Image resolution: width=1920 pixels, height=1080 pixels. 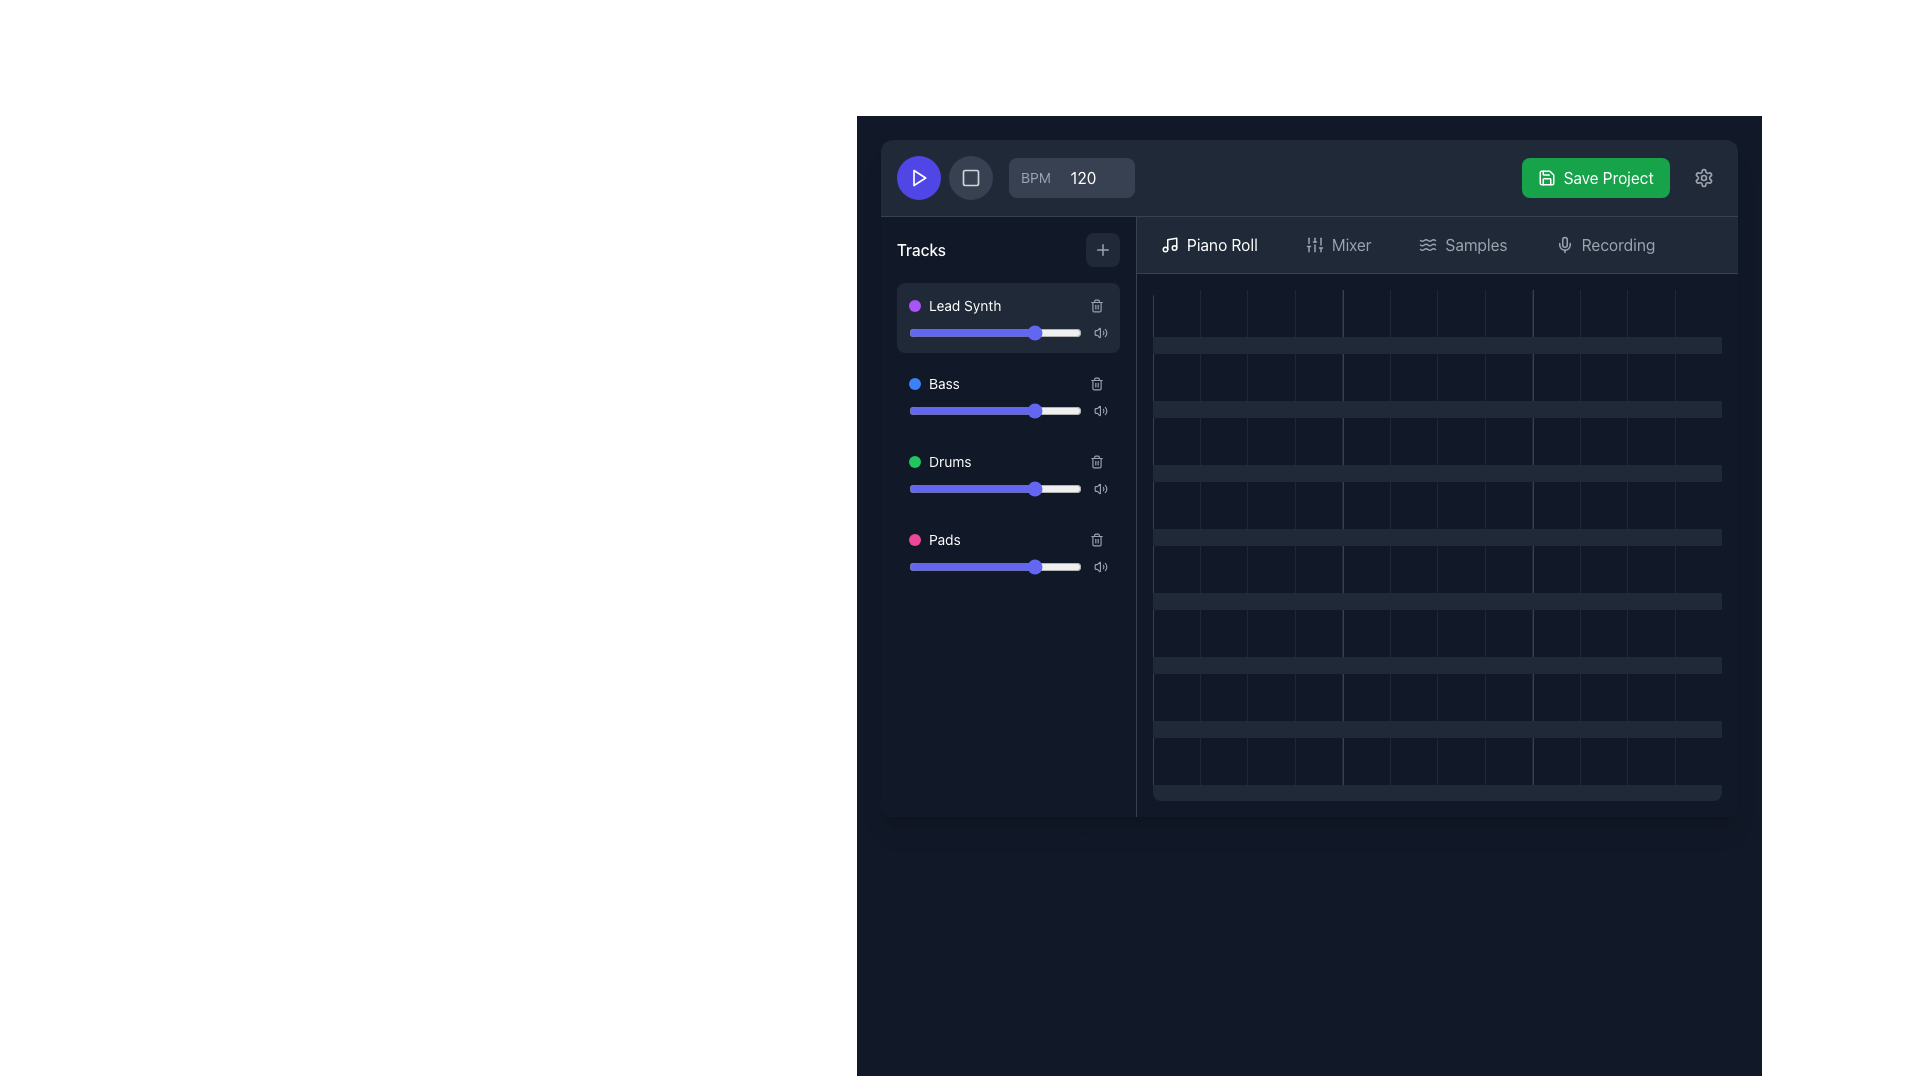 I want to click on the text label identifying the track labeled 'Pads', which is the fourth item in a vertically aligned list of tracks in a musical composition application, so click(x=943, y=540).